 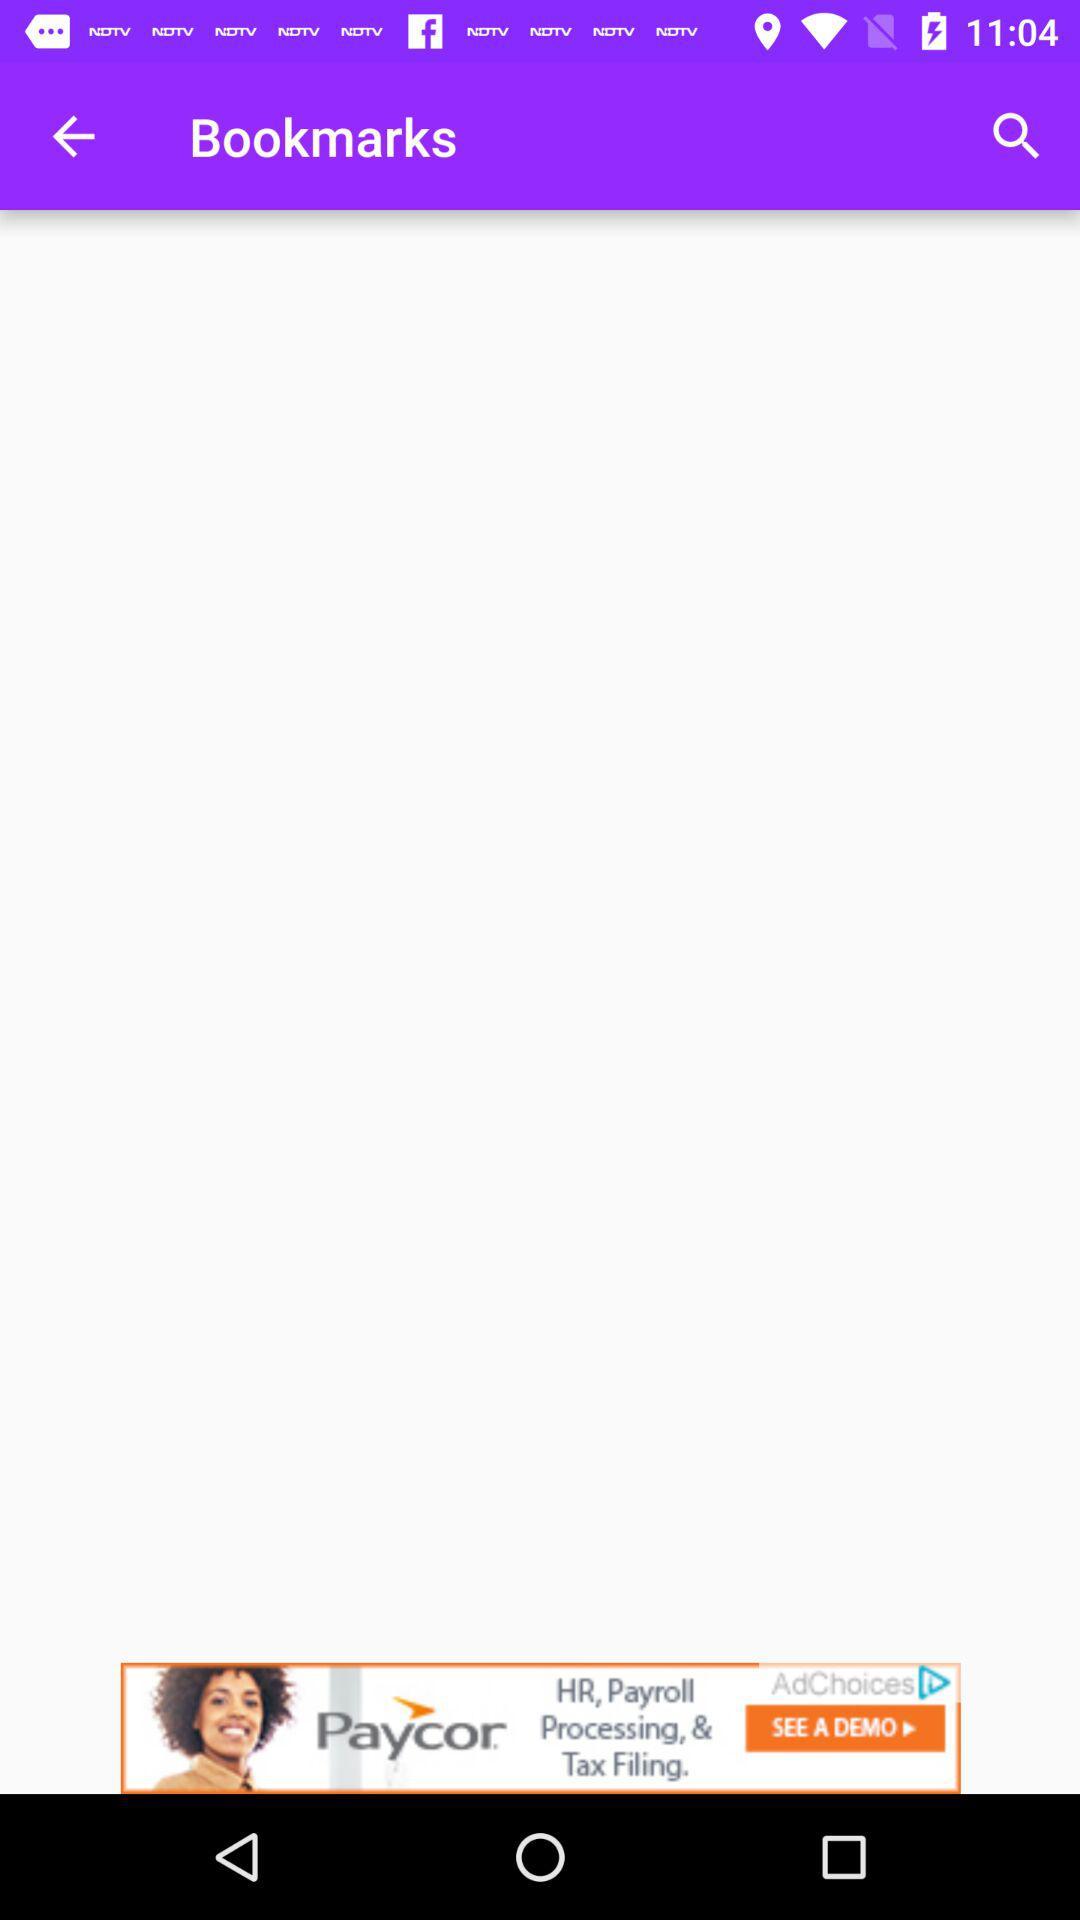 What do you see at coordinates (540, 1727) in the screenshot?
I see `click advertisement` at bounding box center [540, 1727].